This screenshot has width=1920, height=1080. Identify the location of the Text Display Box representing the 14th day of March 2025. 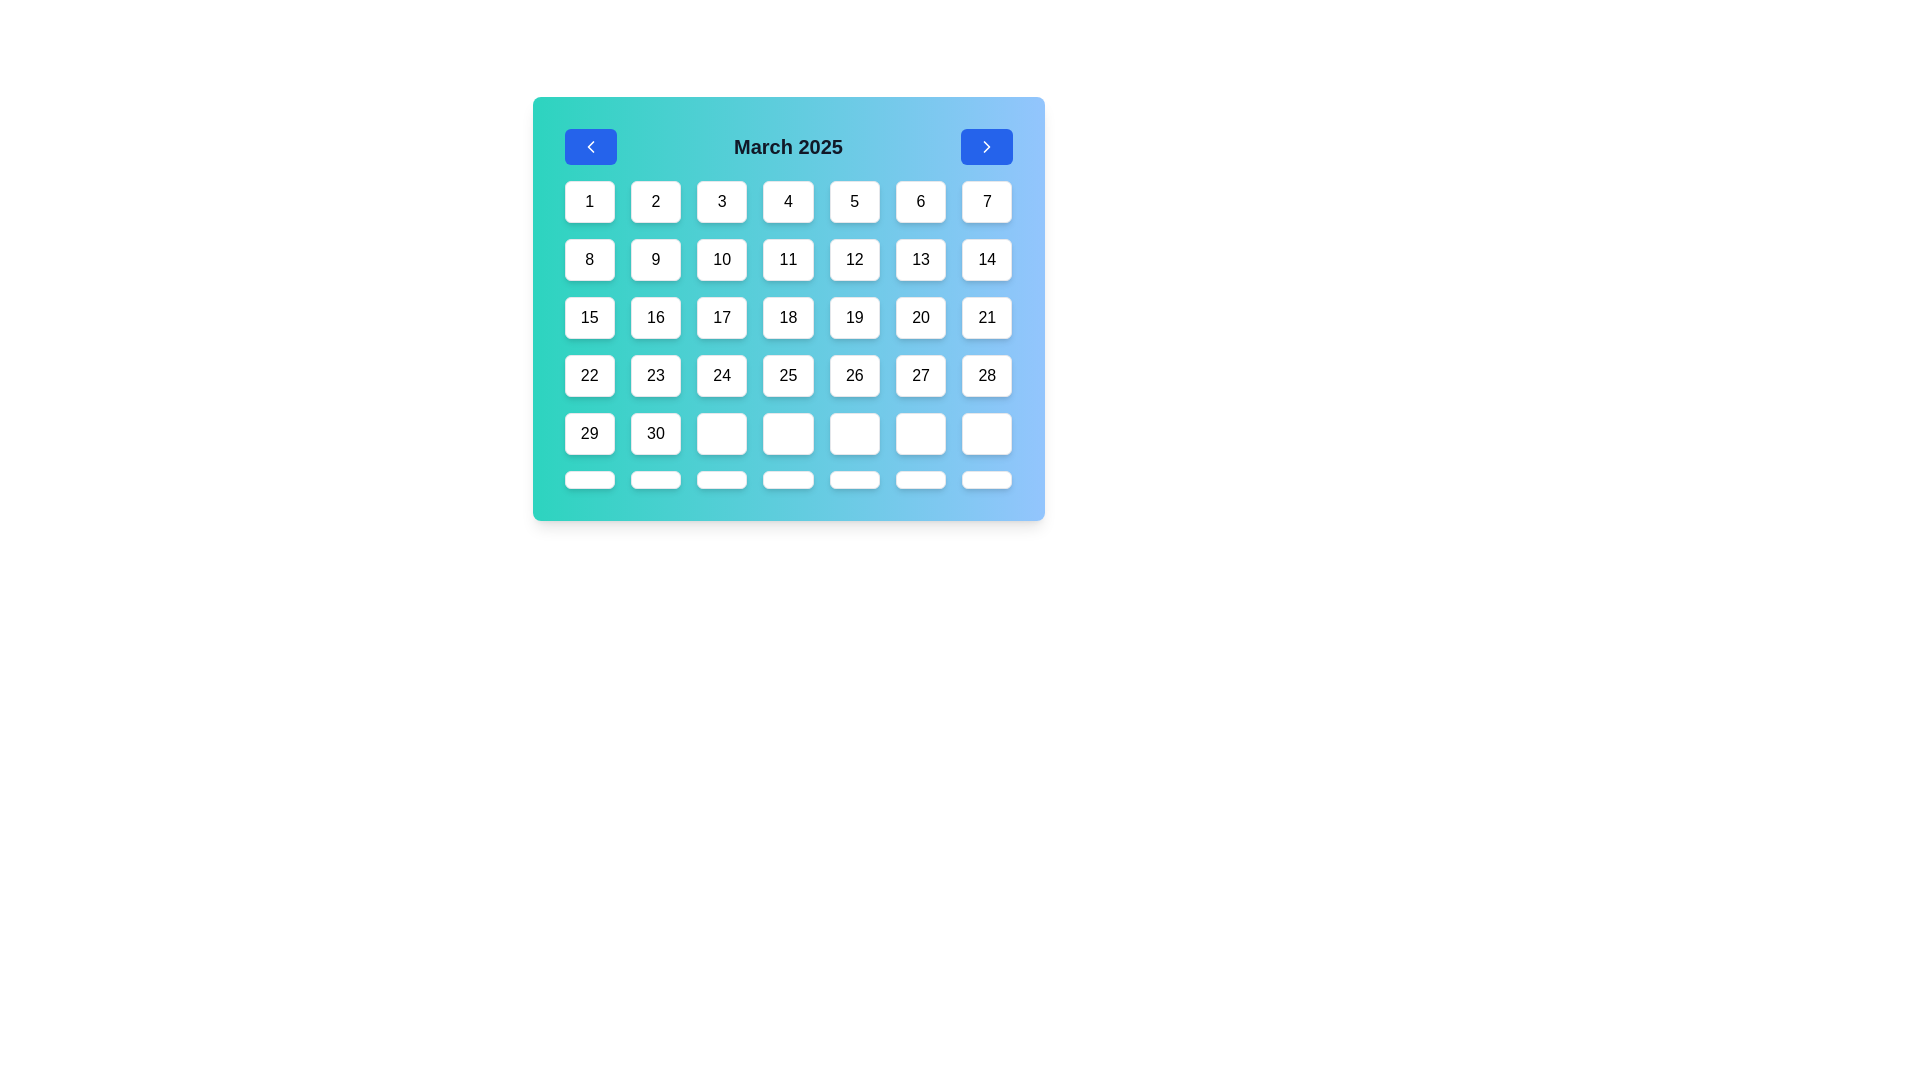
(987, 258).